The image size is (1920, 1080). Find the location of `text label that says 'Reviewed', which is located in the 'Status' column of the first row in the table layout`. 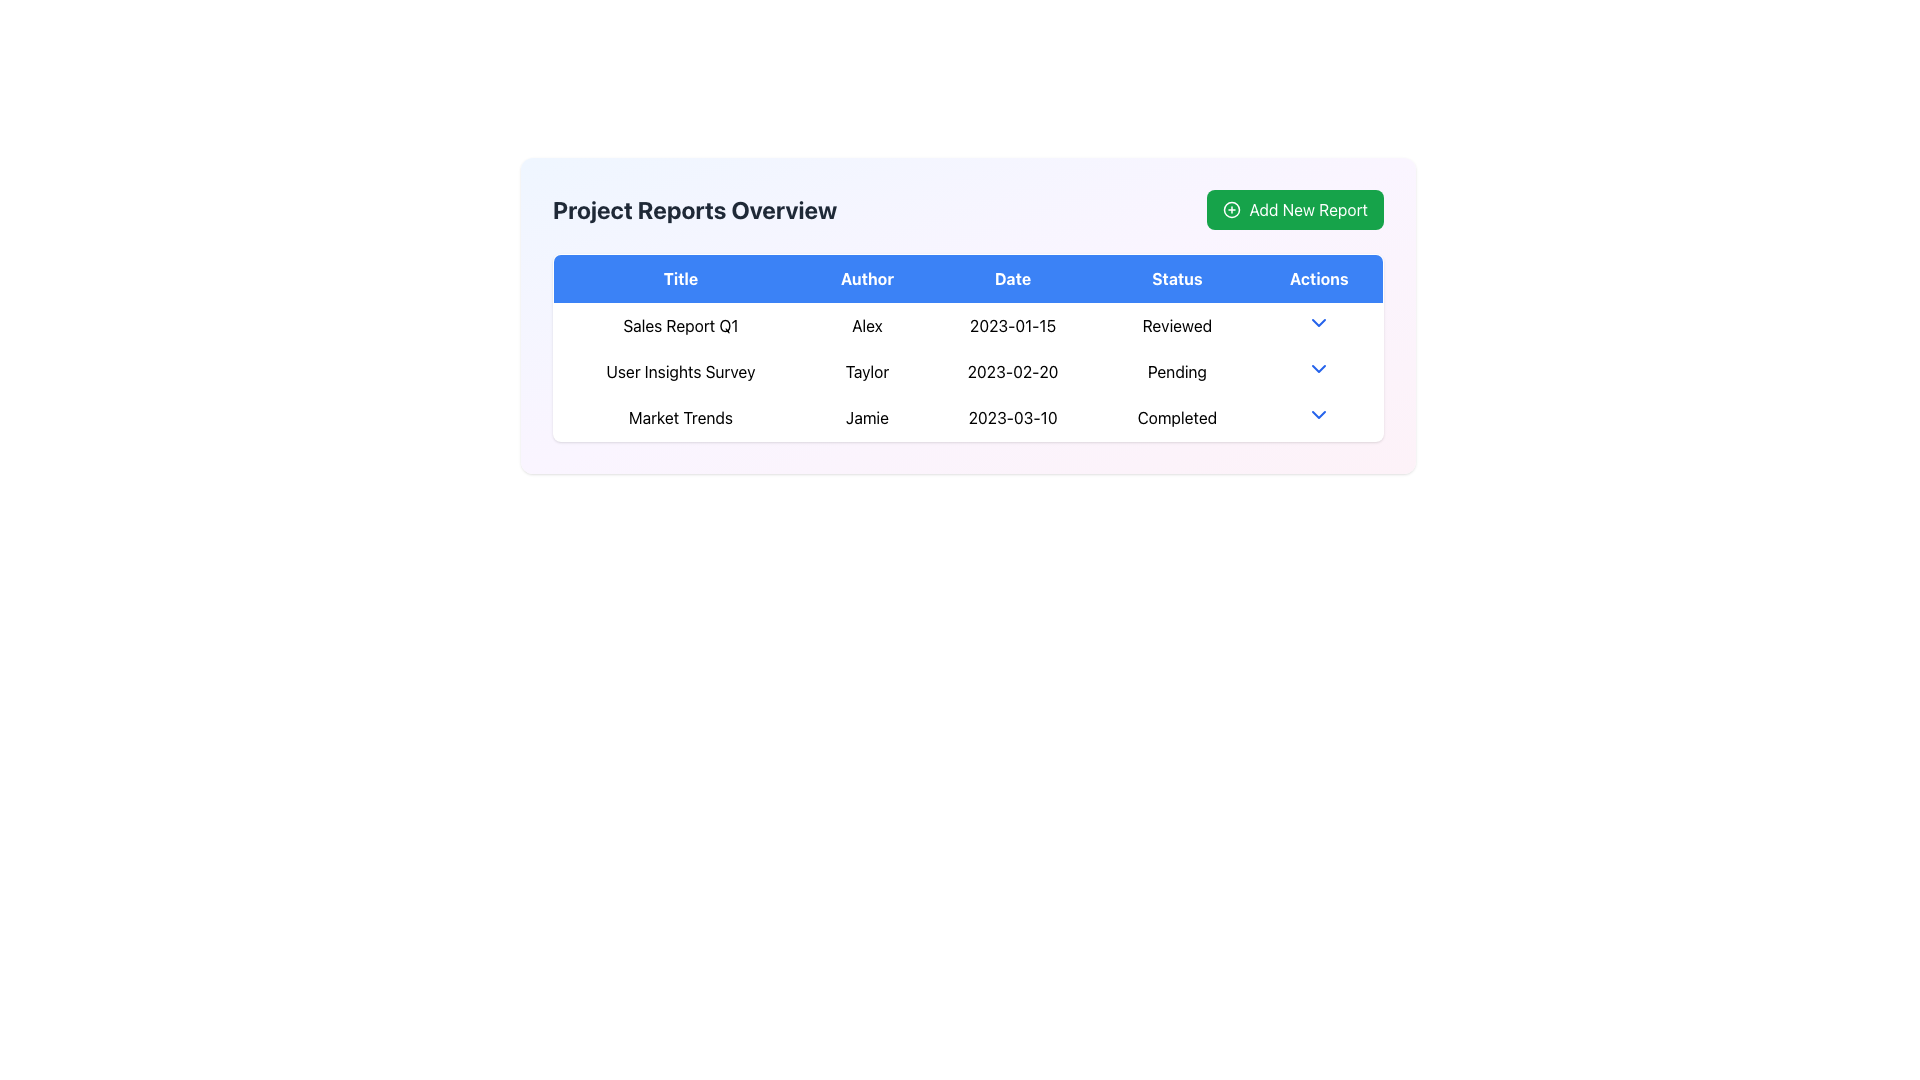

text label that says 'Reviewed', which is located in the 'Status' column of the first row in the table layout is located at coordinates (1177, 325).